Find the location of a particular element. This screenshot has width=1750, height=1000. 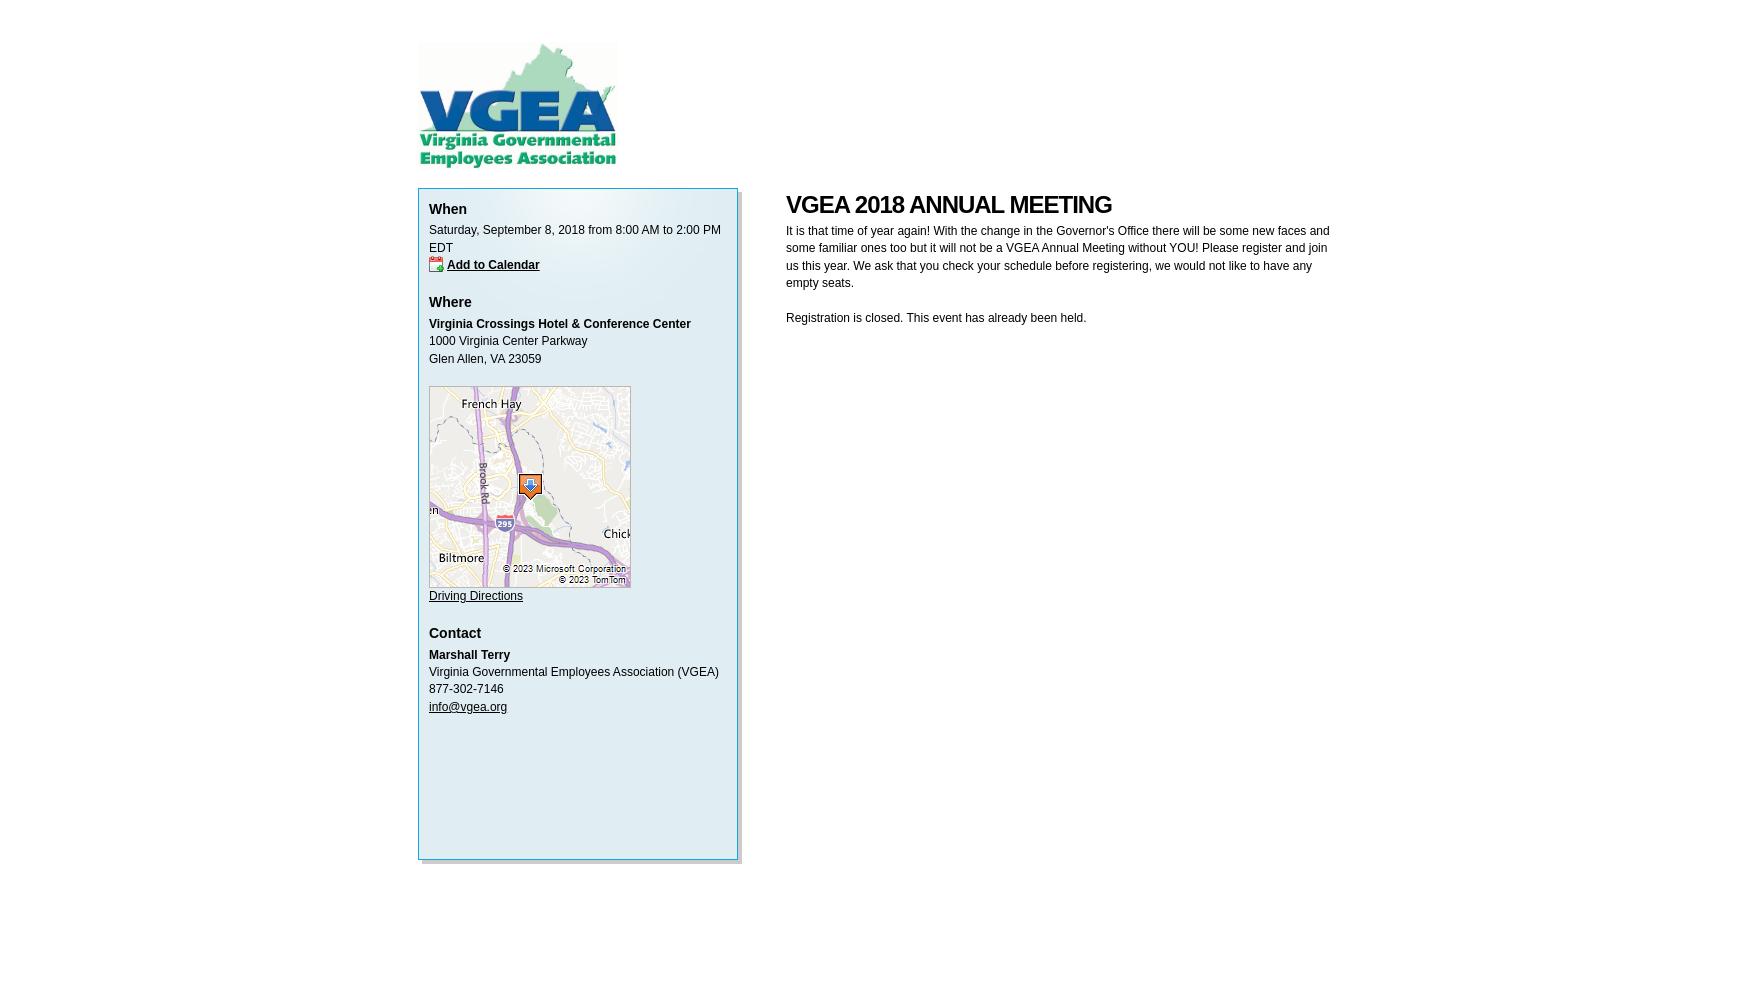

'Where' is located at coordinates (449, 302).